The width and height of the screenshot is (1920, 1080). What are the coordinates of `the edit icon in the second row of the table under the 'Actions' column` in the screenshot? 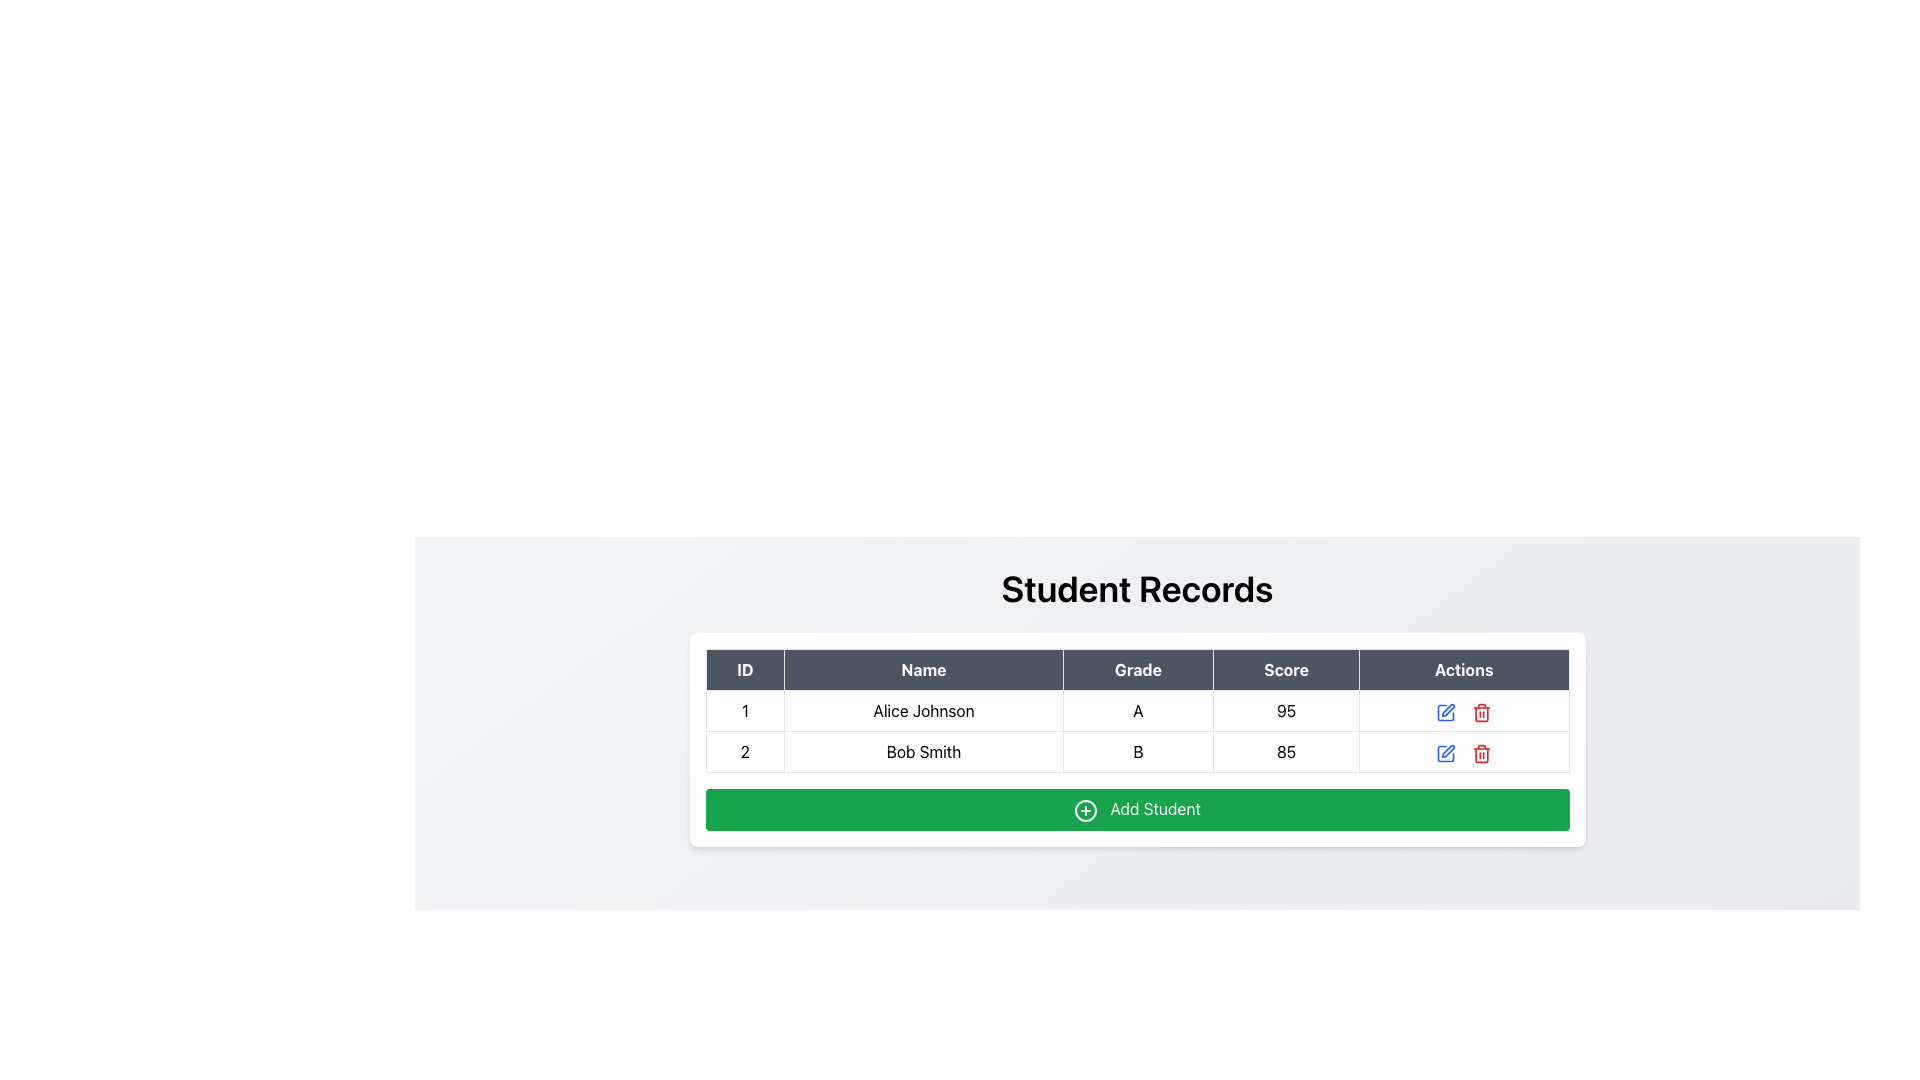 It's located at (1448, 708).